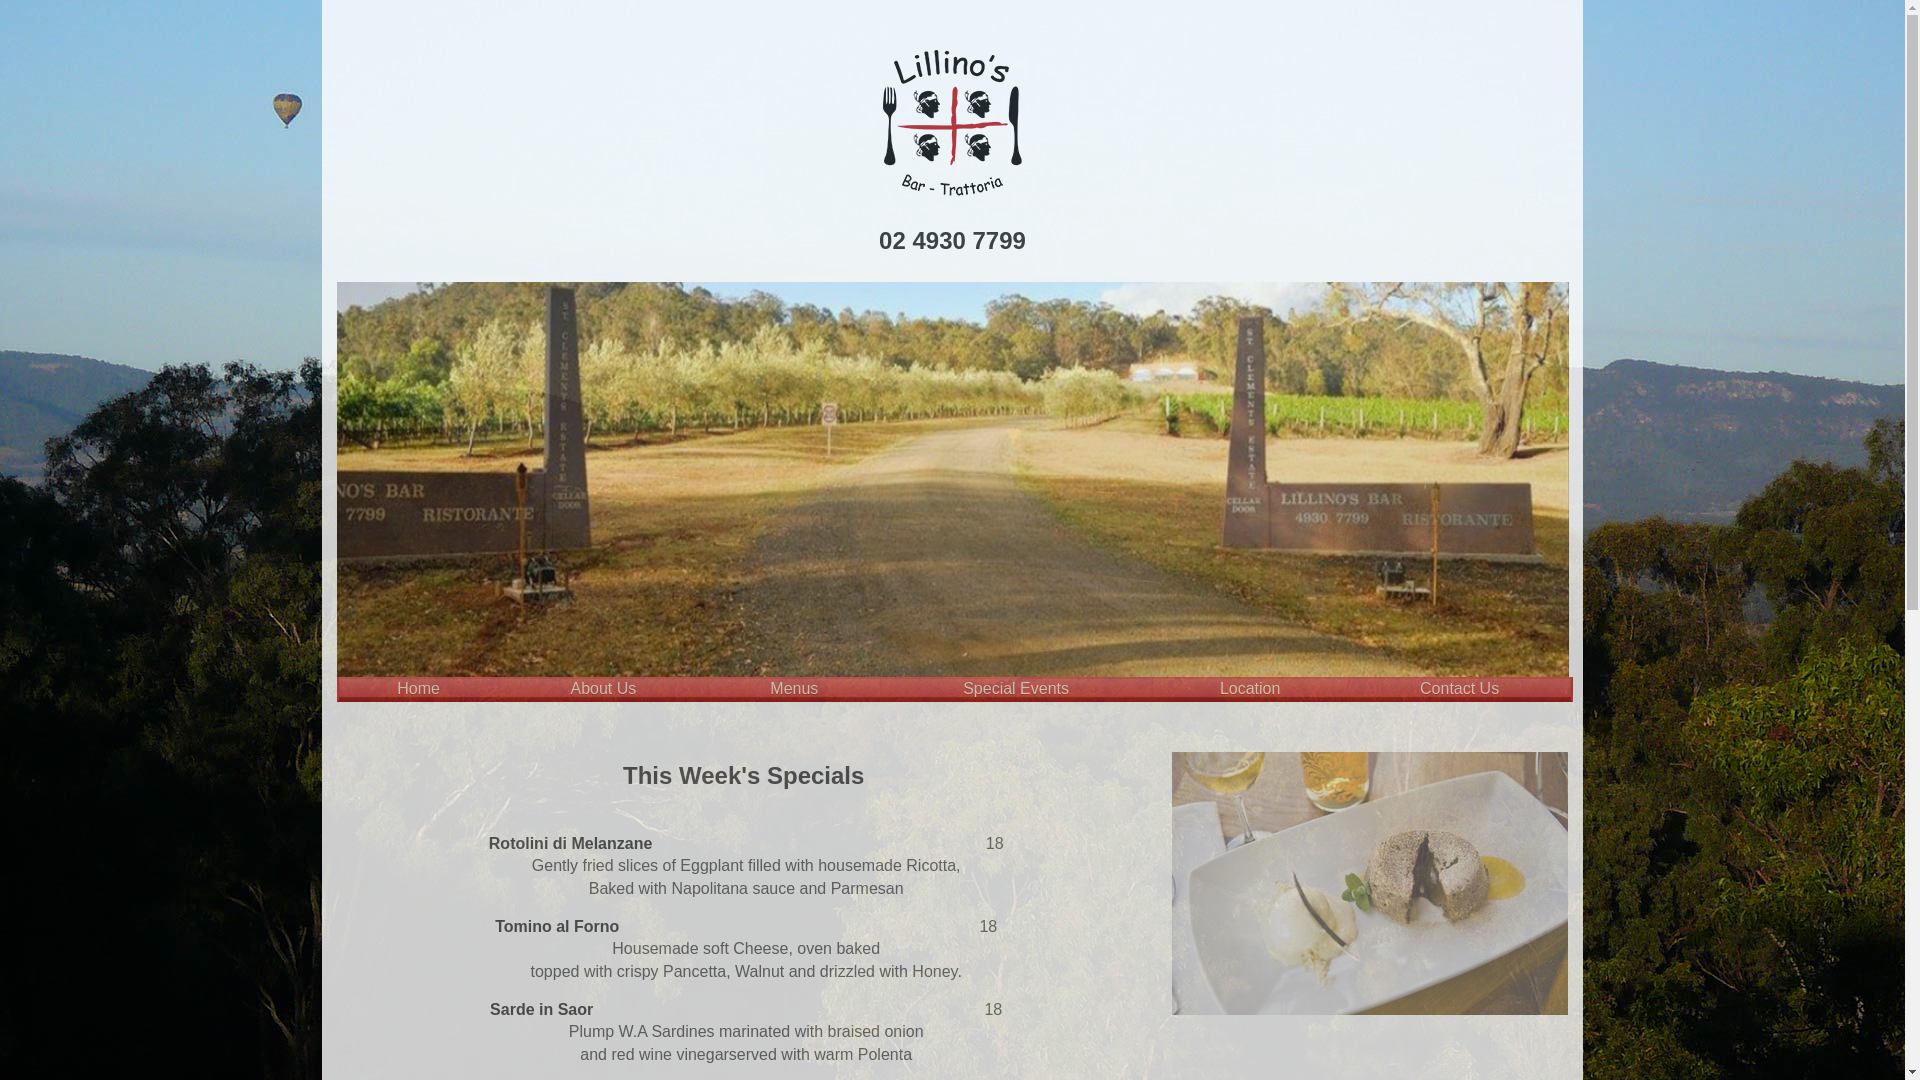  I want to click on 'Menus', so click(792, 688).